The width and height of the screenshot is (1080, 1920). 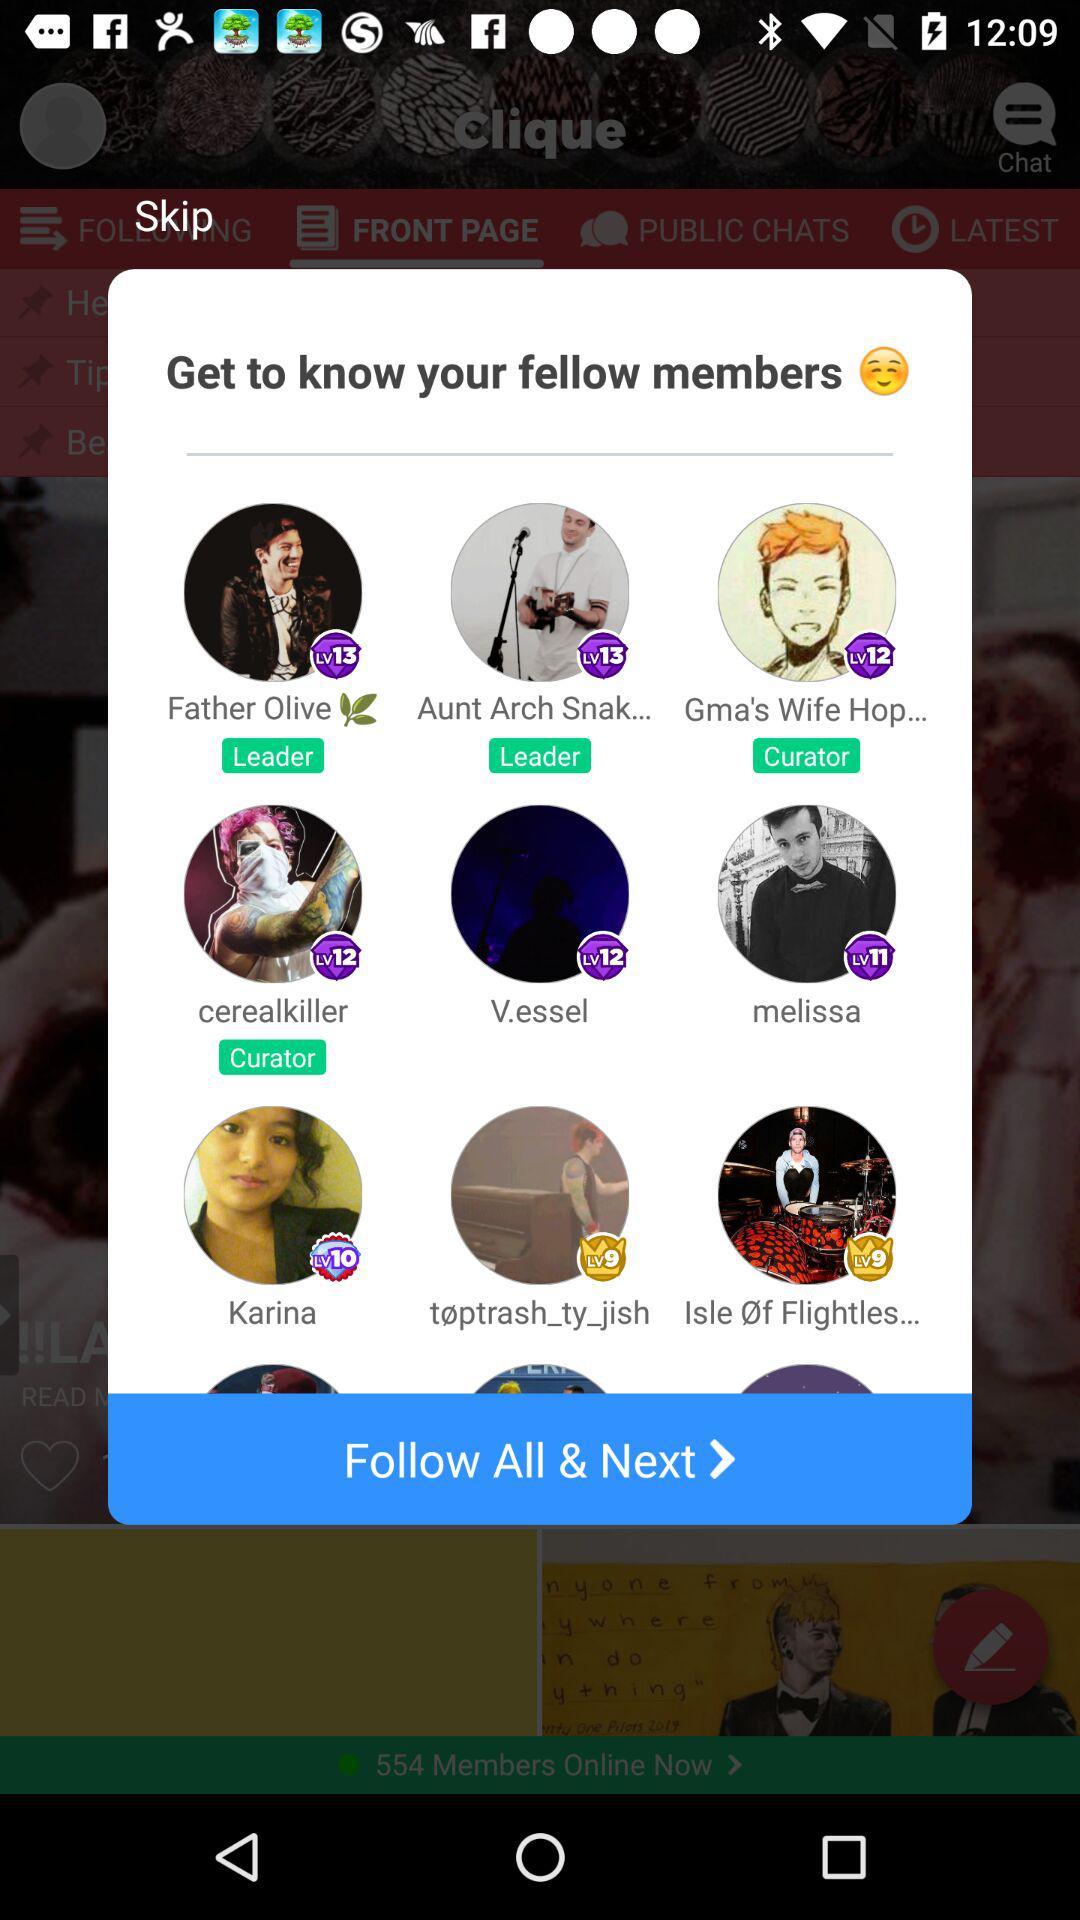 What do you see at coordinates (172, 214) in the screenshot?
I see `skip item` at bounding box center [172, 214].